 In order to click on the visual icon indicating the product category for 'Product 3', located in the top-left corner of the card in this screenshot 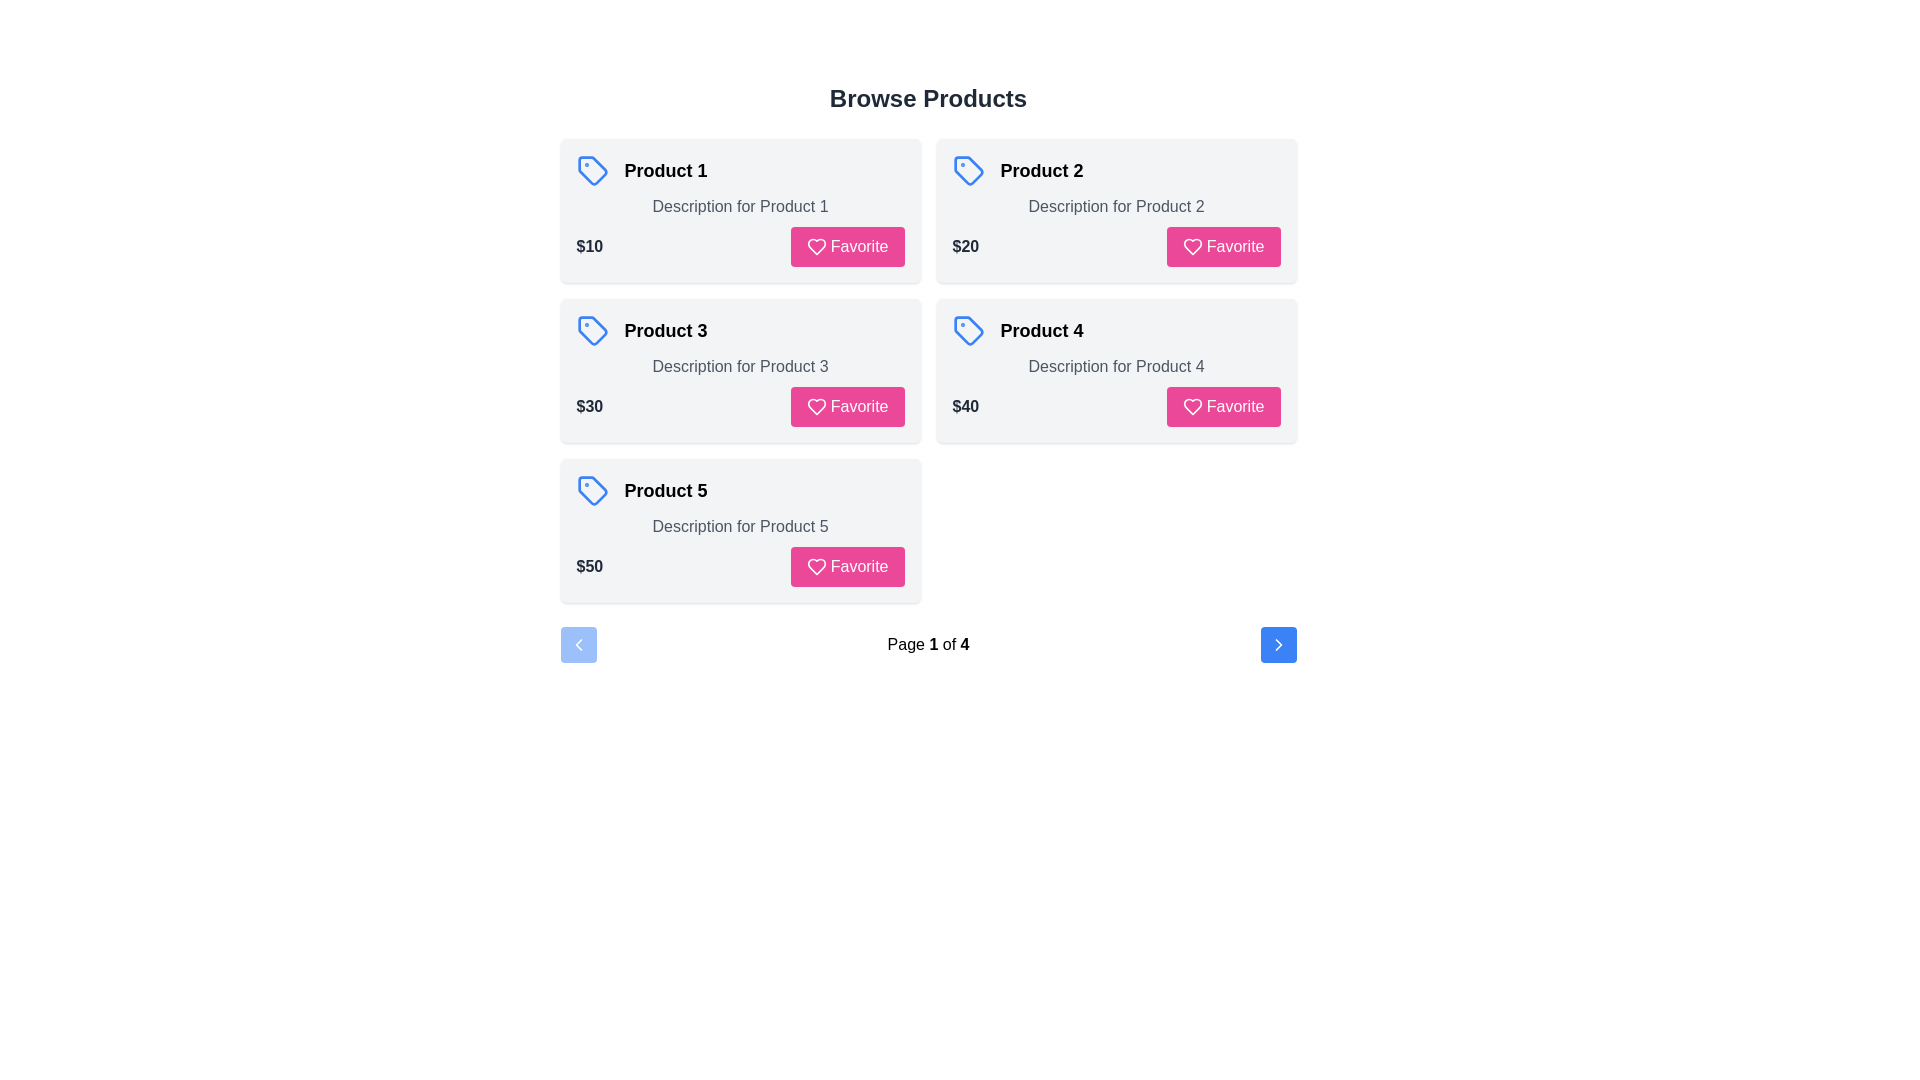, I will do `click(591, 330)`.